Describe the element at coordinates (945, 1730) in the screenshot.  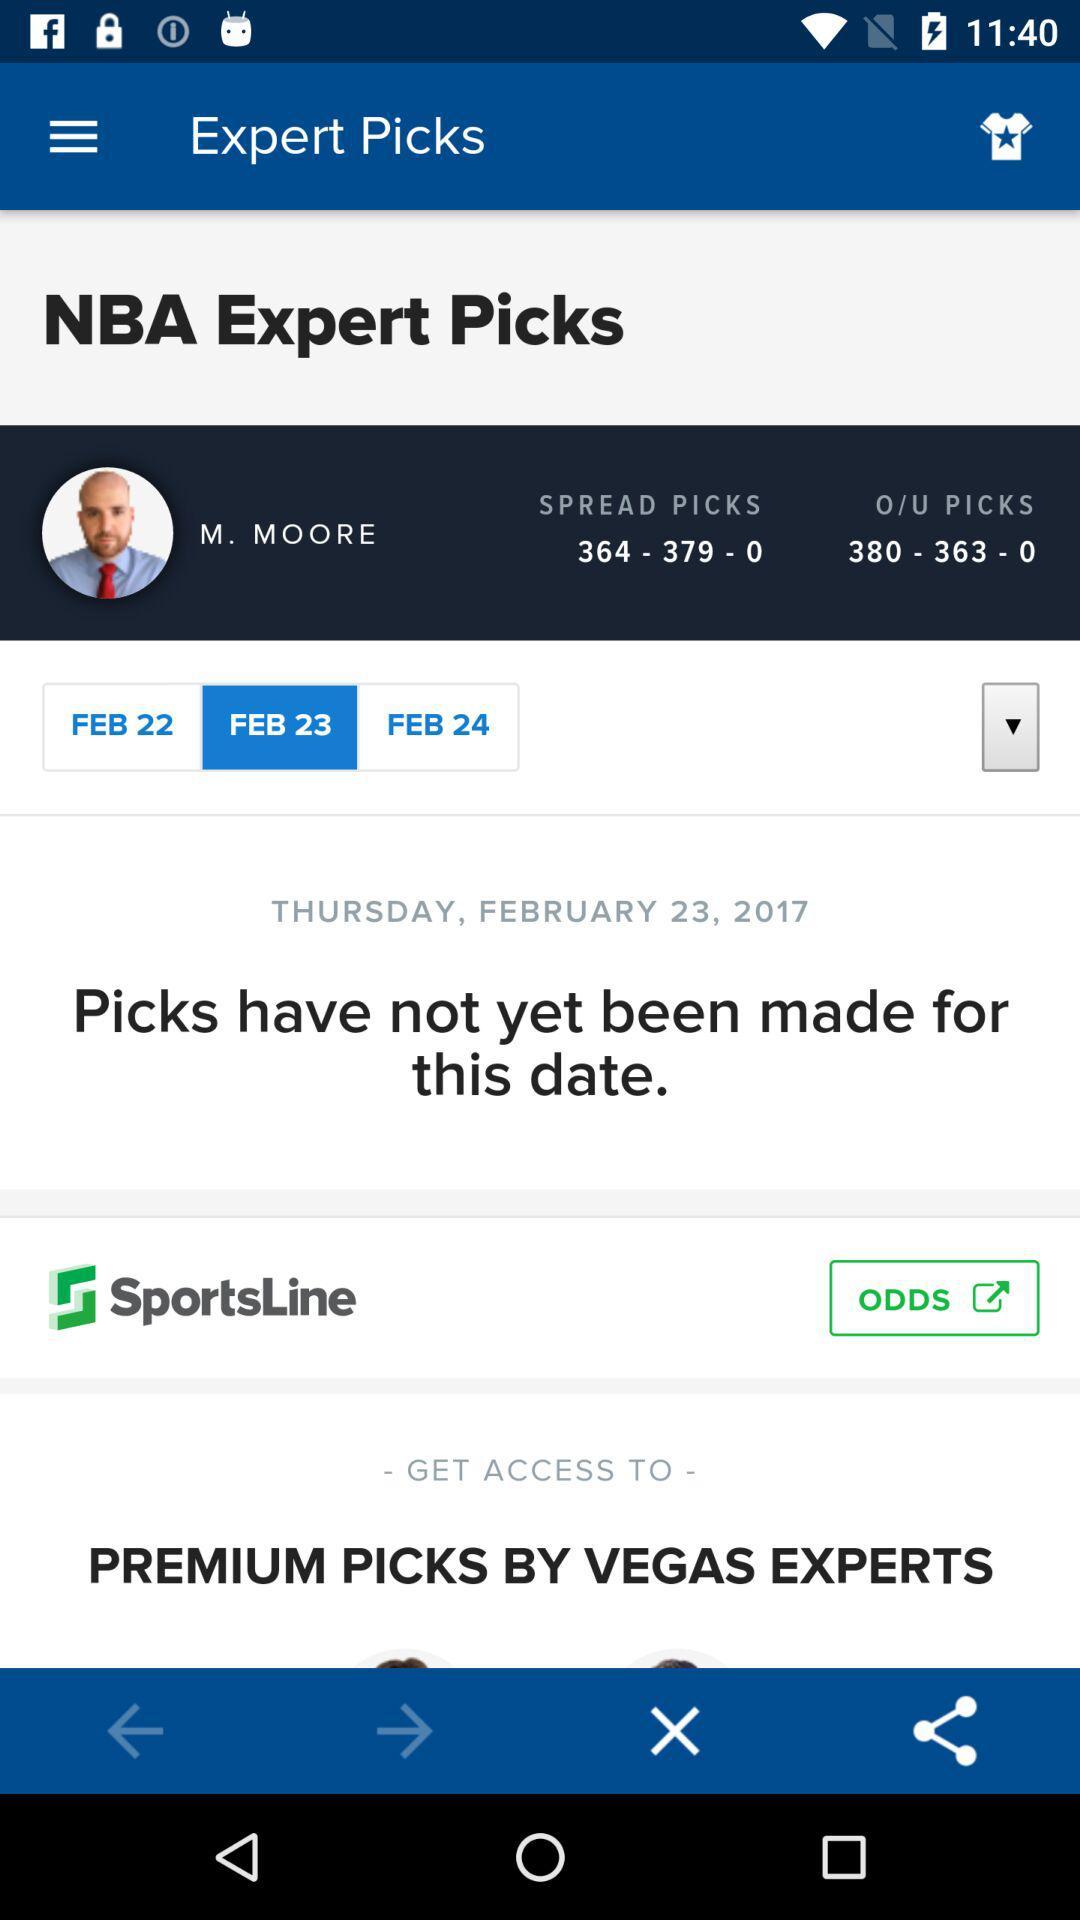
I see `sharing function` at that location.